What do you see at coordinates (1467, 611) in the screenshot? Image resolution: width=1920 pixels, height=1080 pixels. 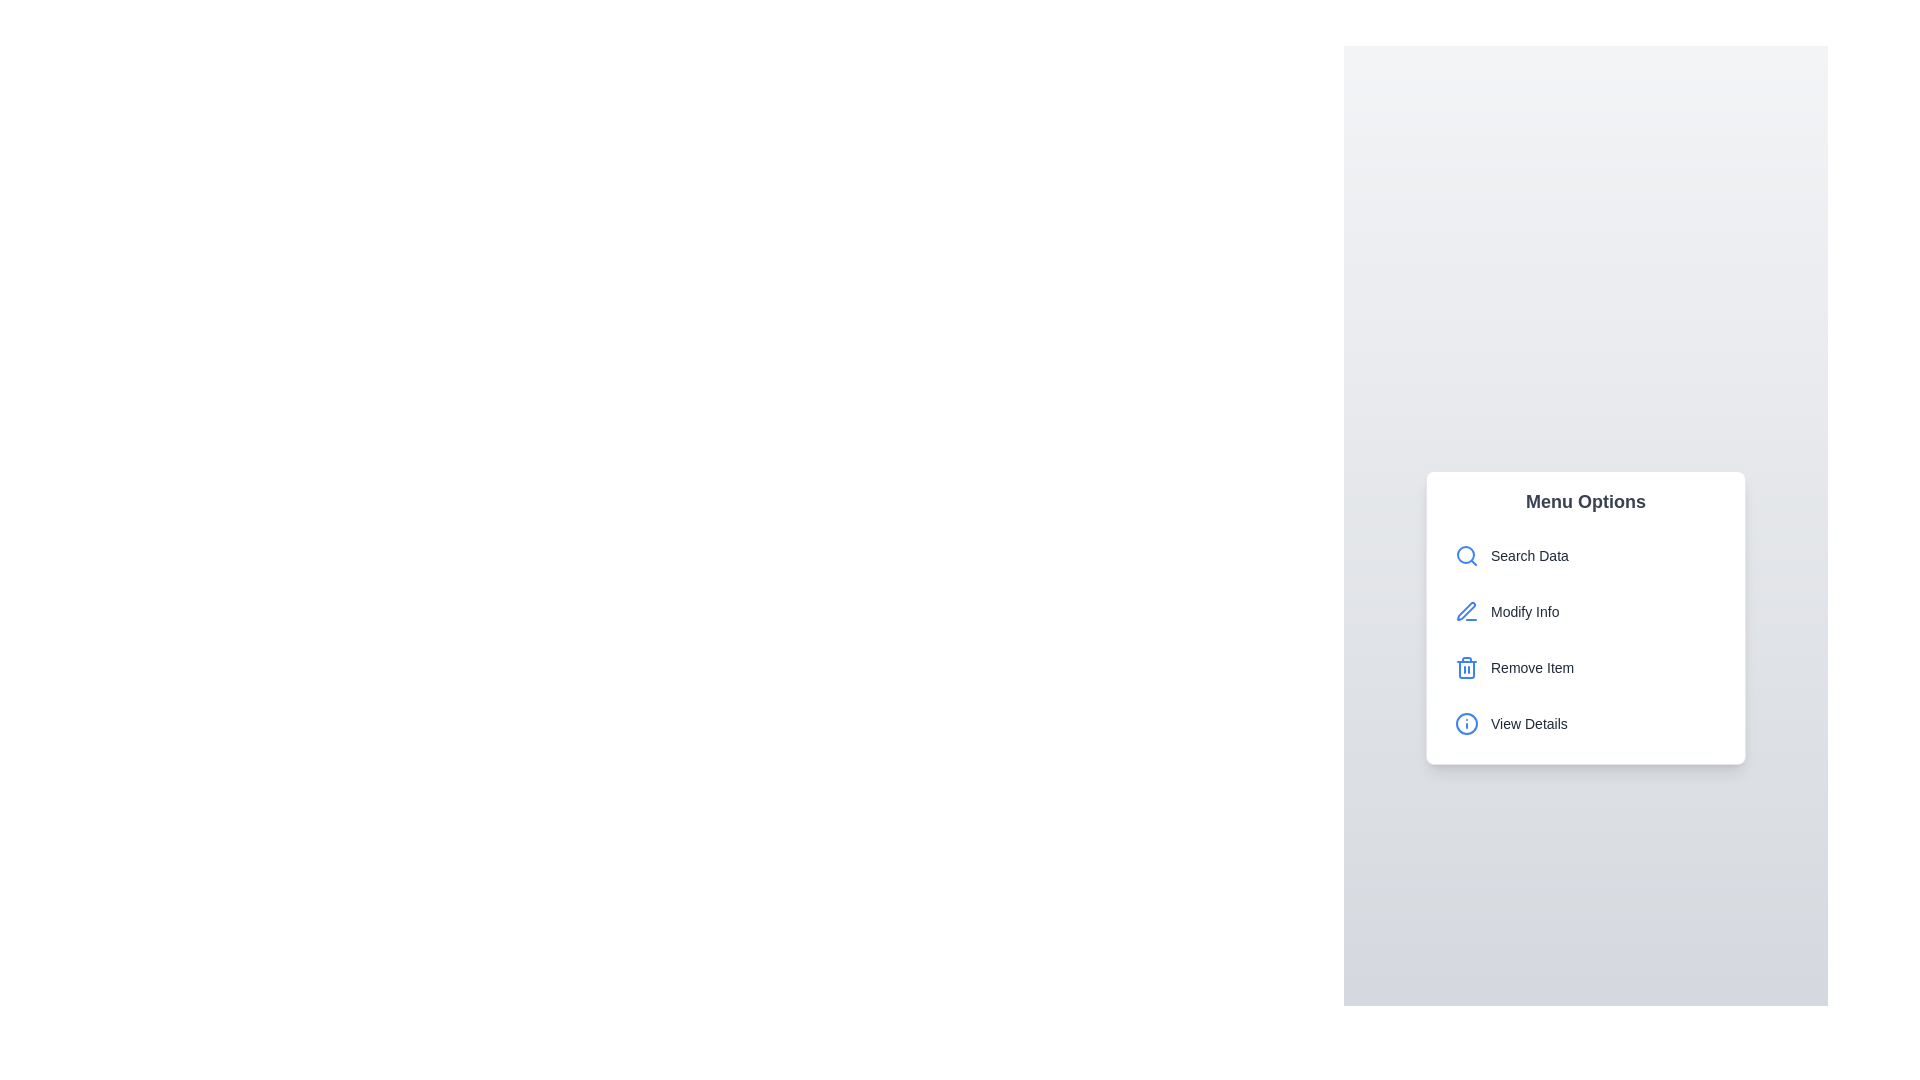 I see `the edit icon located to the left of the 'Modify Info' text within the second menu option of the 'Menu Options' panel` at bounding box center [1467, 611].